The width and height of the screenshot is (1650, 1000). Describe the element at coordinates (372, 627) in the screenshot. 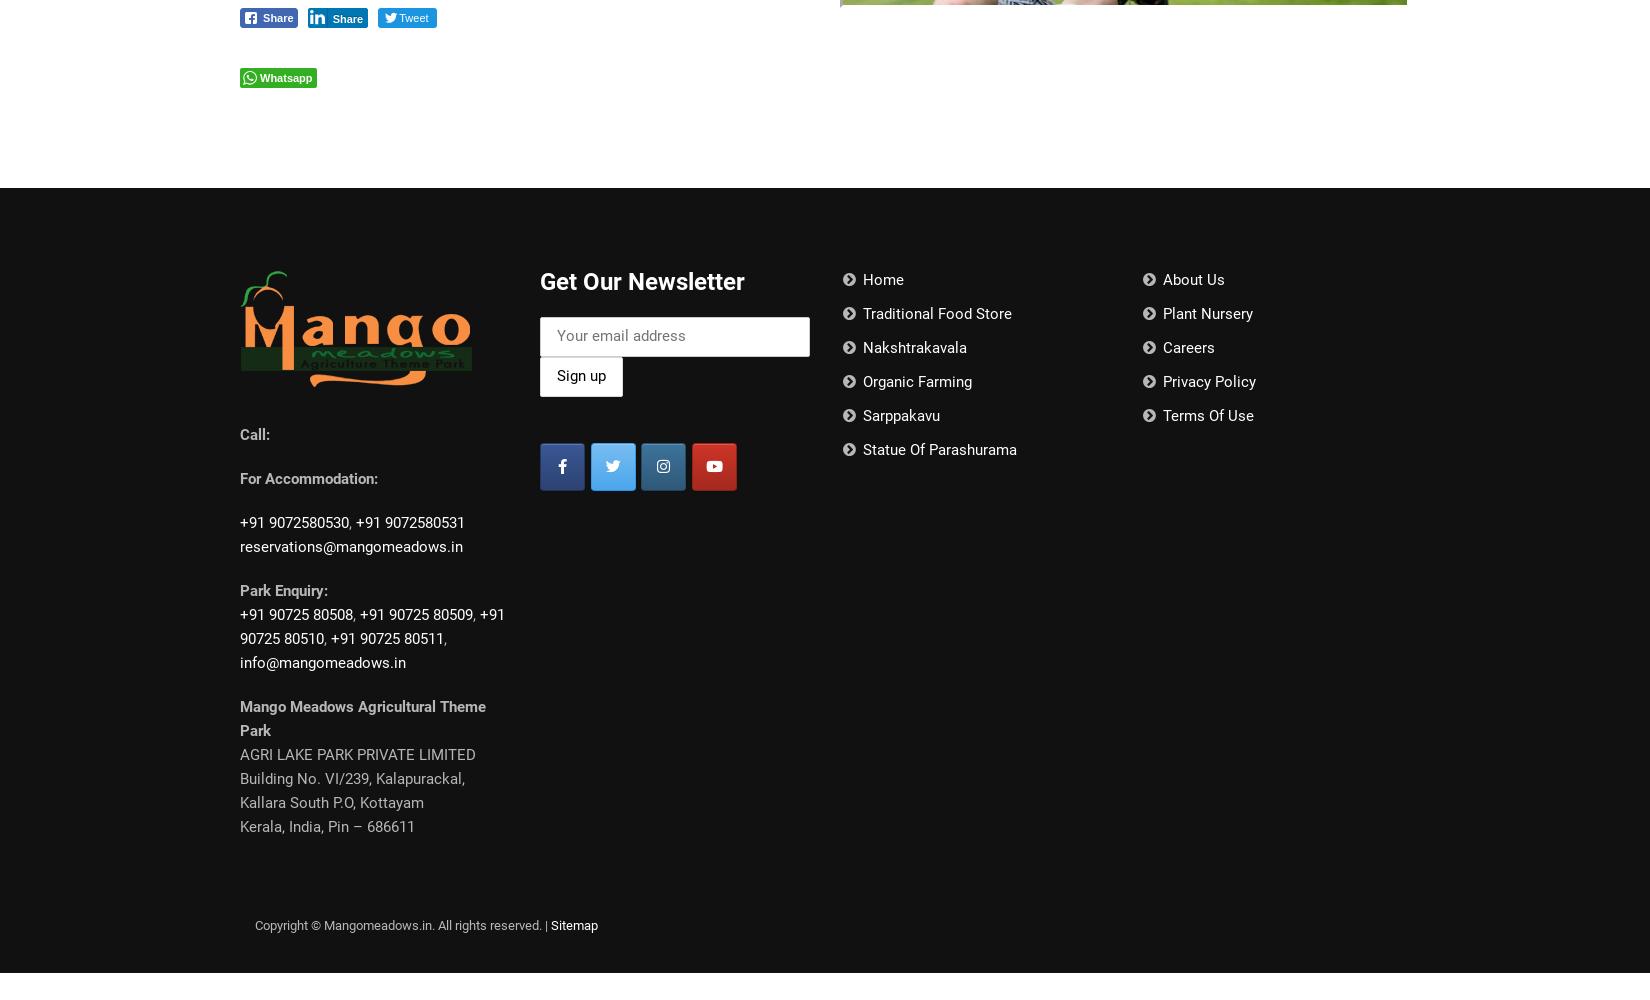

I see `'+91 90725 80510'` at that location.